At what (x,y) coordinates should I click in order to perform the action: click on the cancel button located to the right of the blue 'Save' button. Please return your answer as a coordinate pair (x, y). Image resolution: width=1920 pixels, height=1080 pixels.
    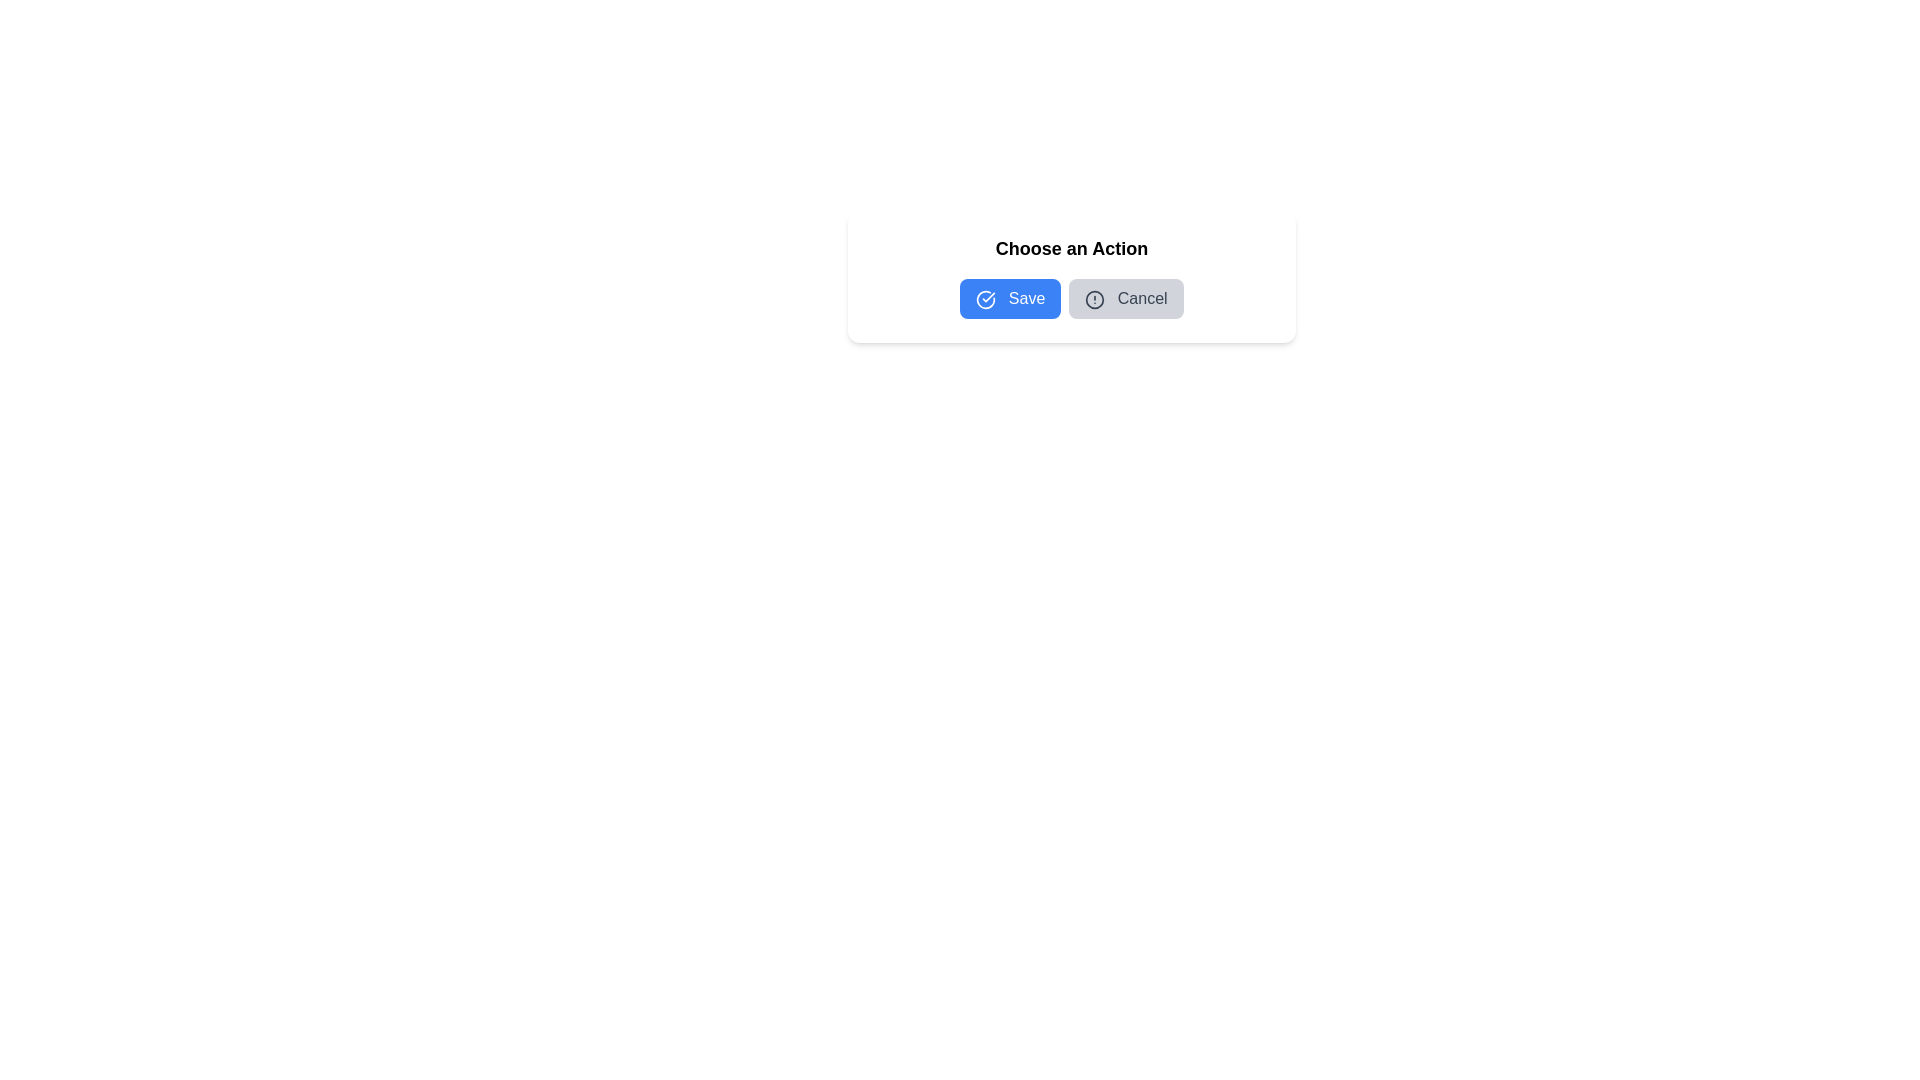
    Looking at the image, I should click on (1126, 299).